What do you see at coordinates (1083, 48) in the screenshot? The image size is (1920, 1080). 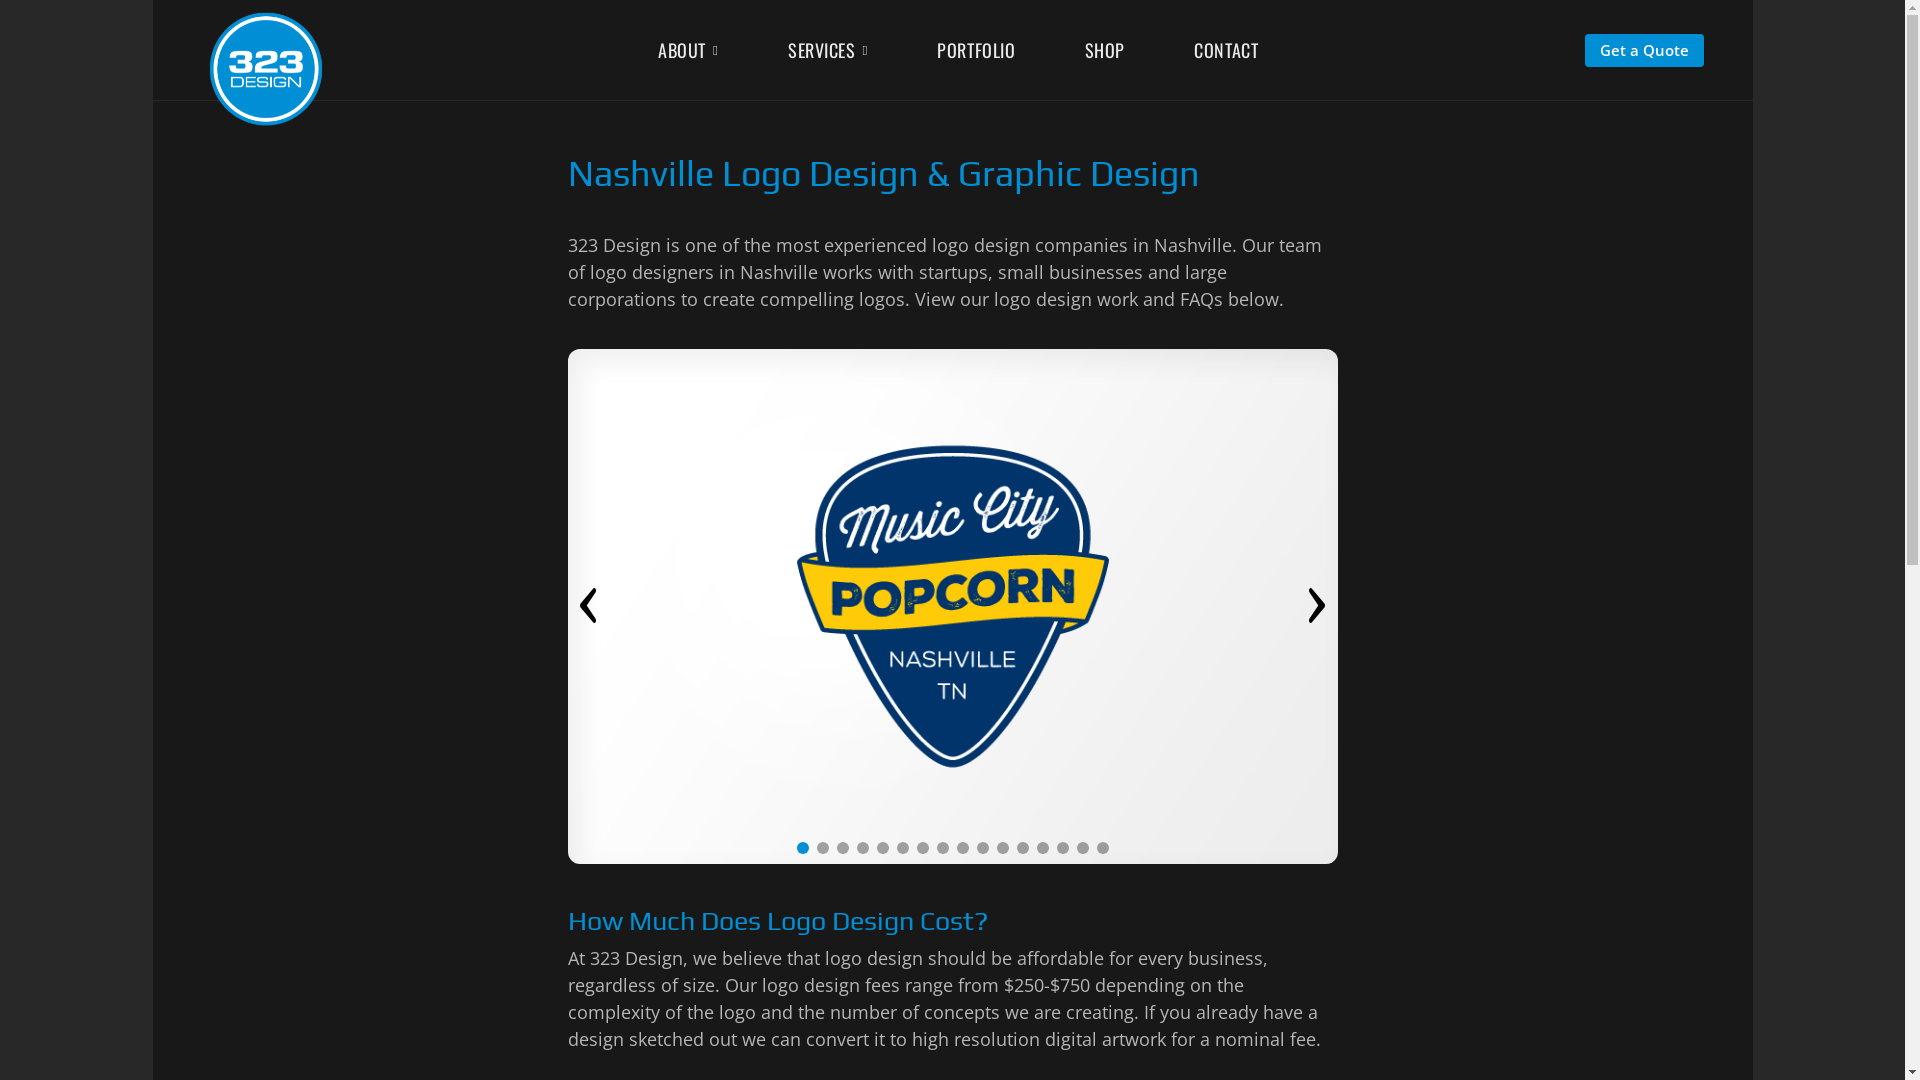 I see `'SHOP'` at bounding box center [1083, 48].